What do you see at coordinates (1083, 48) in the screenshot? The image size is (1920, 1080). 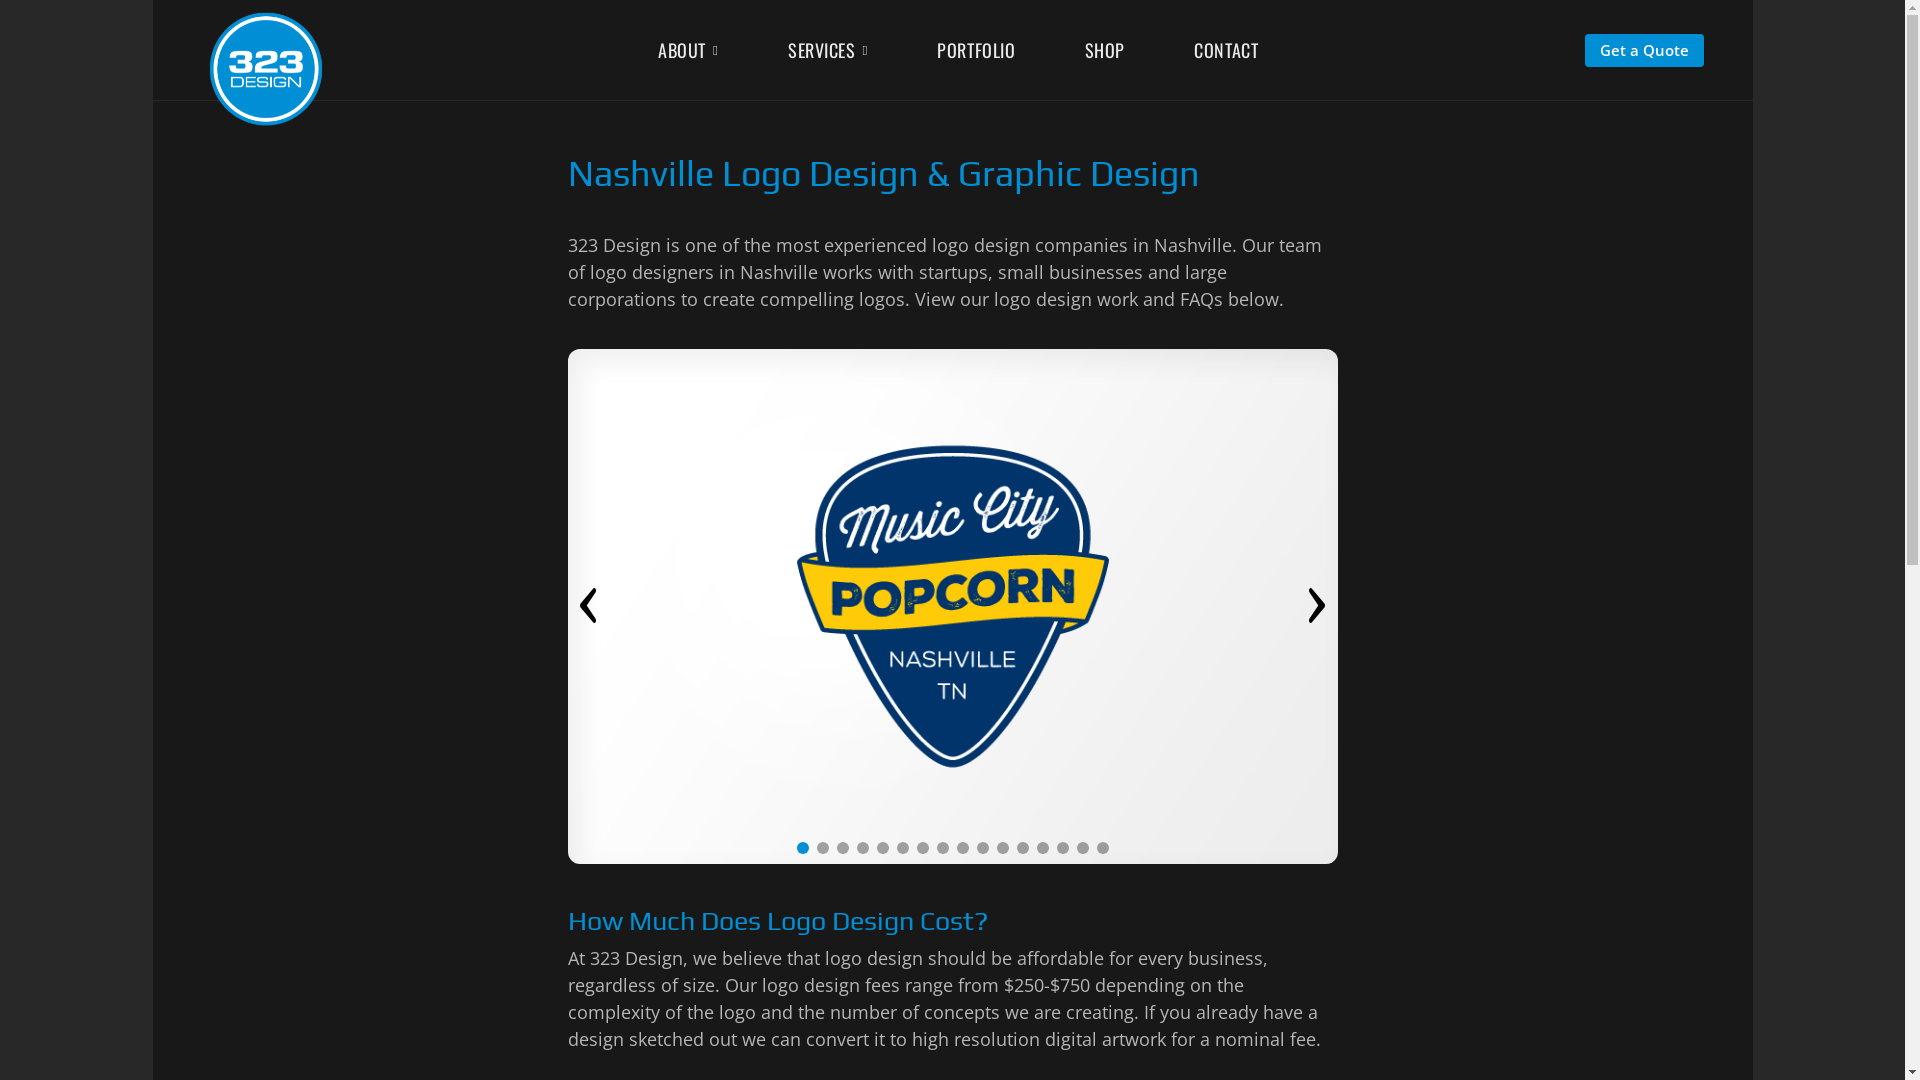 I see `'SHOP'` at bounding box center [1083, 48].